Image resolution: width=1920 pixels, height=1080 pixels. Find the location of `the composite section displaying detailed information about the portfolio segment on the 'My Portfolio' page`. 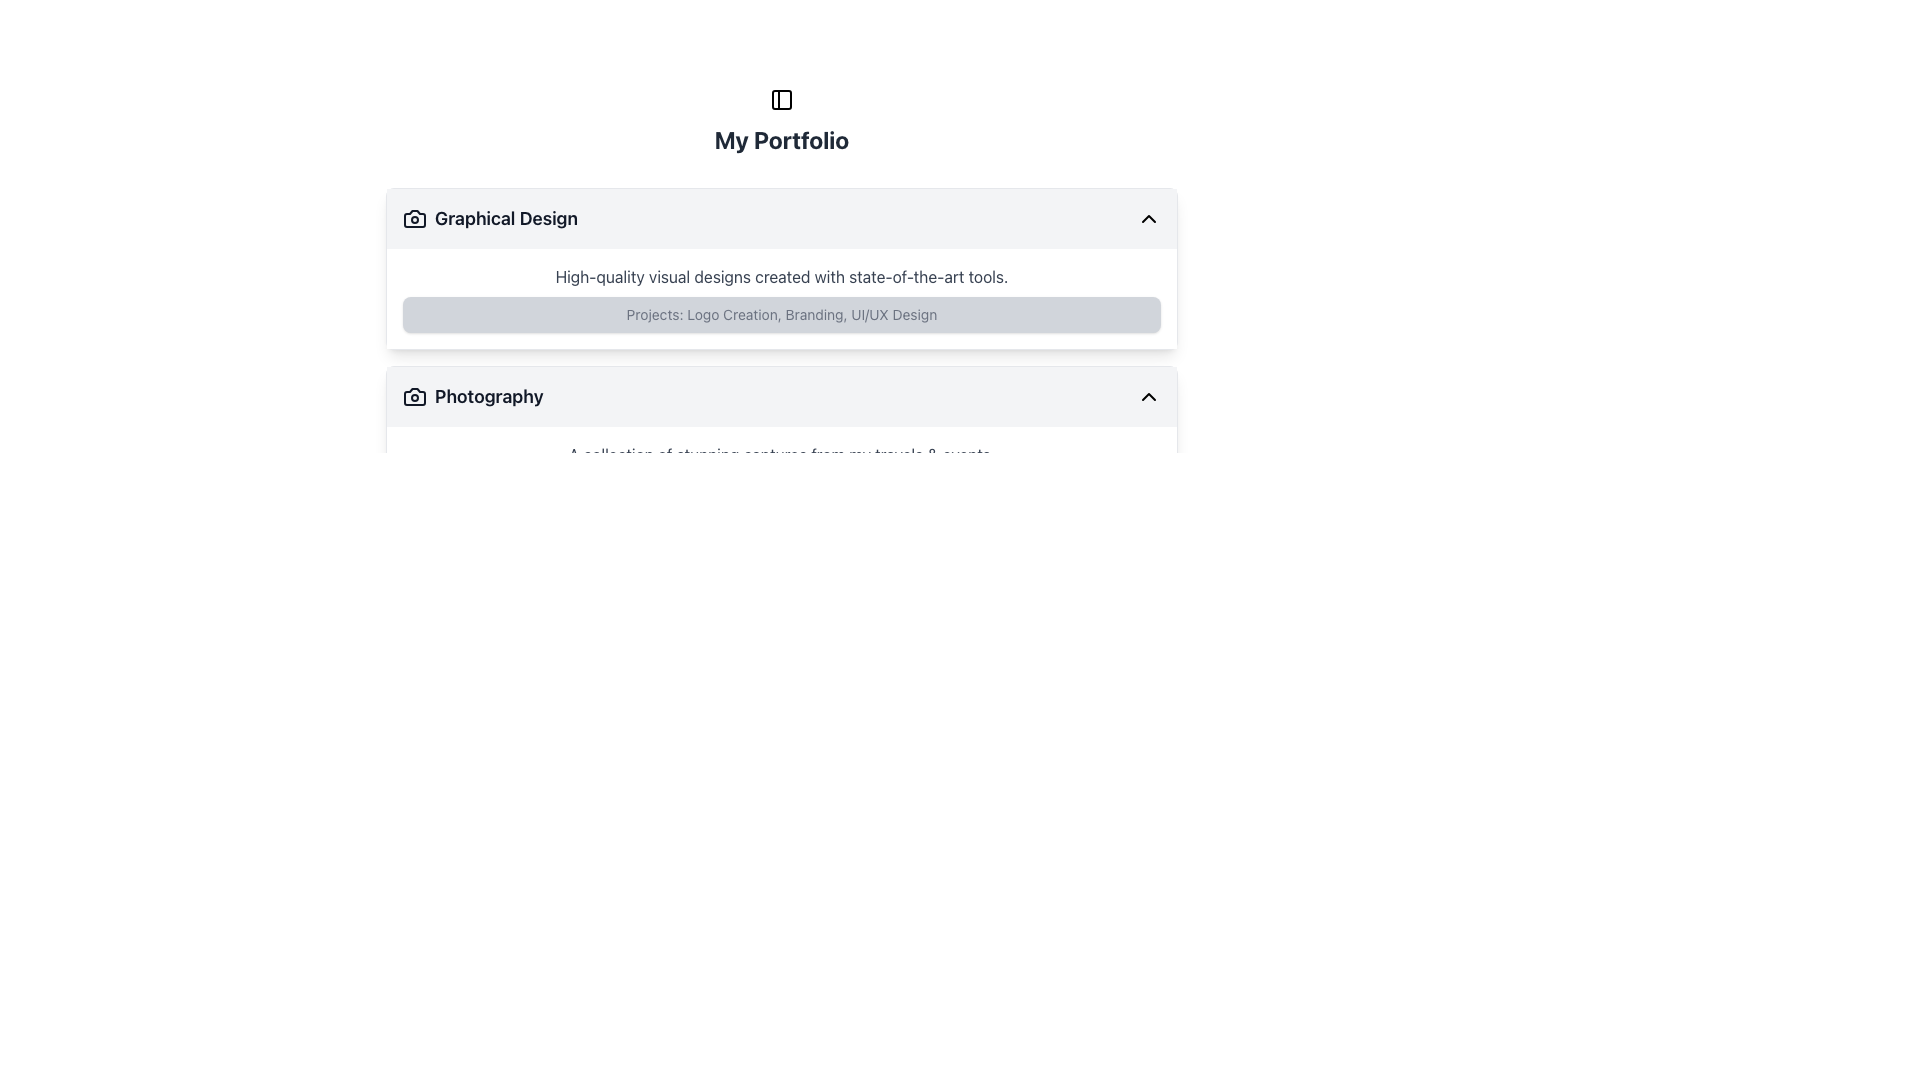

the composite section displaying detailed information about the portfolio segment on the 'My Portfolio' page is located at coordinates (781, 446).